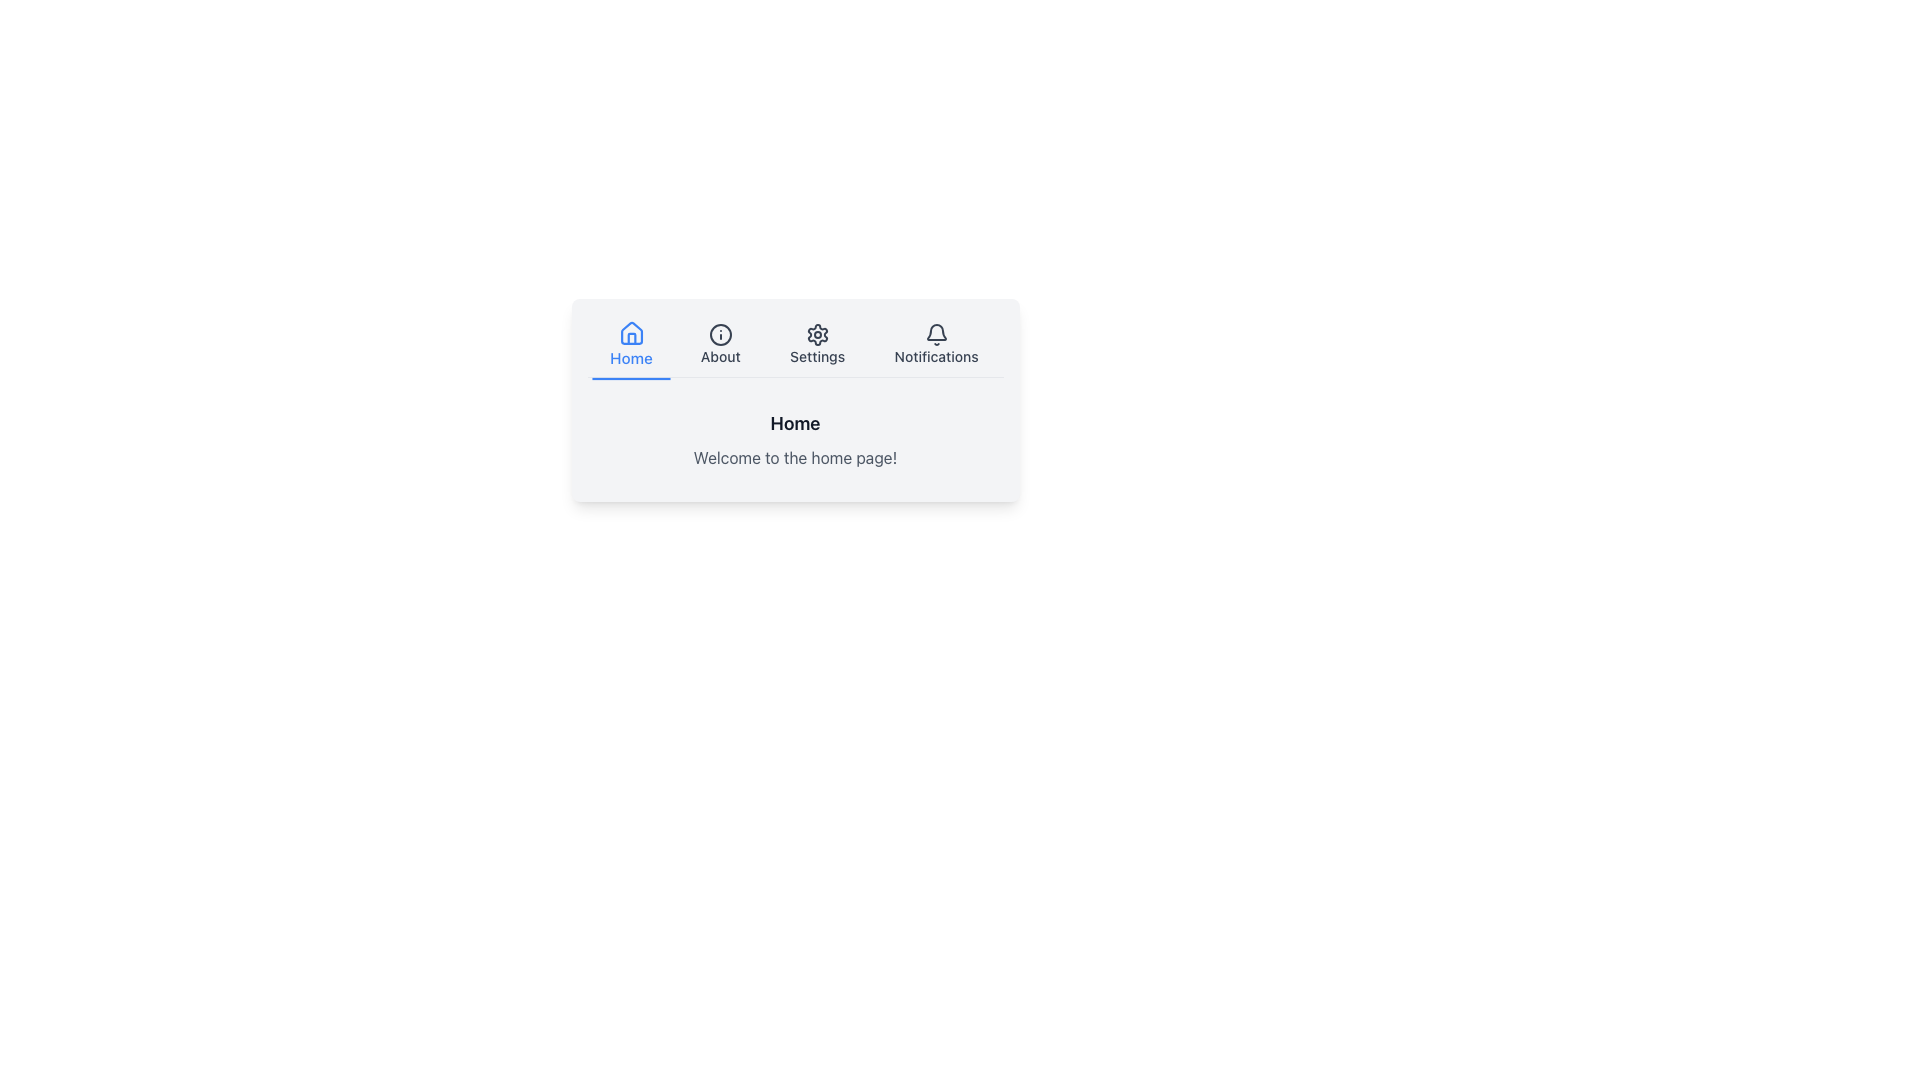 The width and height of the screenshot is (1920, 1080). I want to click on the interactive navigation button for the 'About' section located centrally along the top of the navigation bar, so click(720, 345).